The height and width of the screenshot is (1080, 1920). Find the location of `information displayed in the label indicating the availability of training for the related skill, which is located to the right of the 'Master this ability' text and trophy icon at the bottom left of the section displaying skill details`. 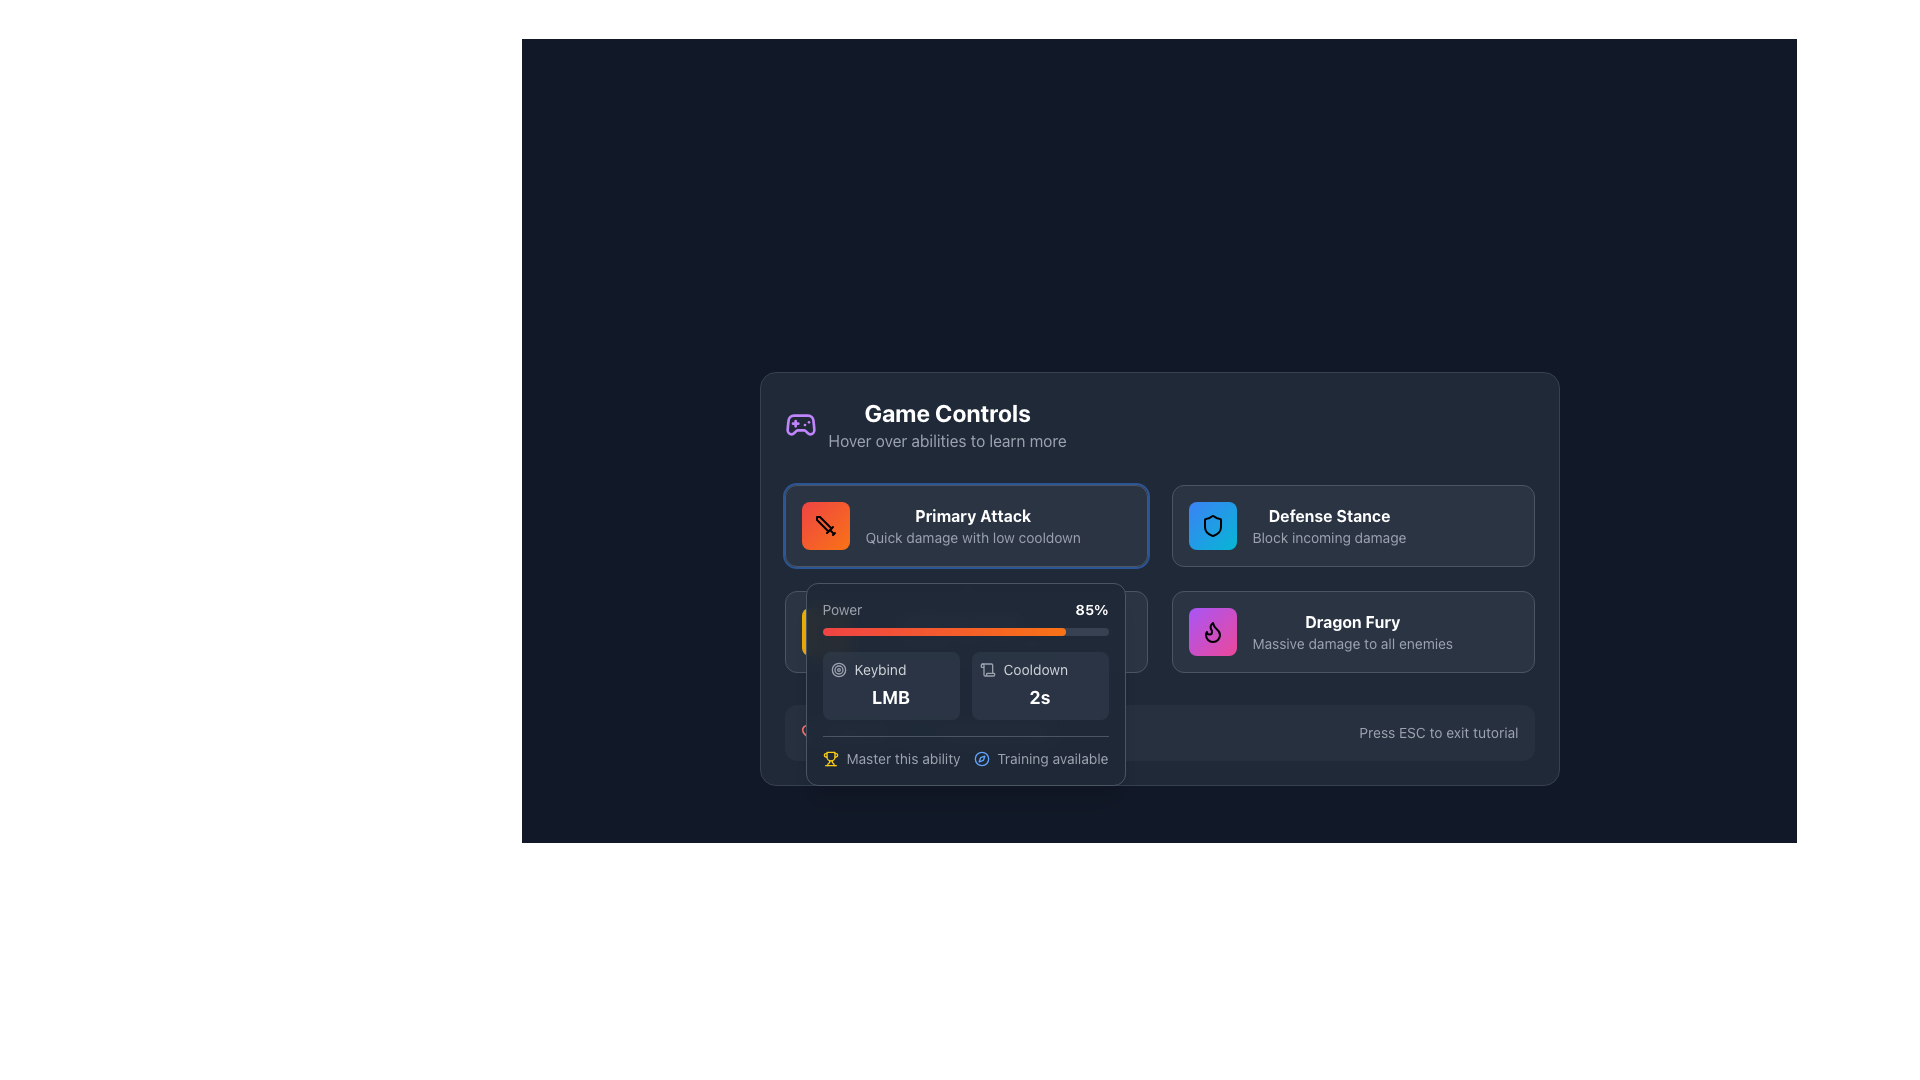

information displayed in the label indicating the availability of training for the related skill, which is located to the right of the 'Master this ability' text and trophy icon at the bottom left of the section displaying skill details is located at coordinates (1040, 759).